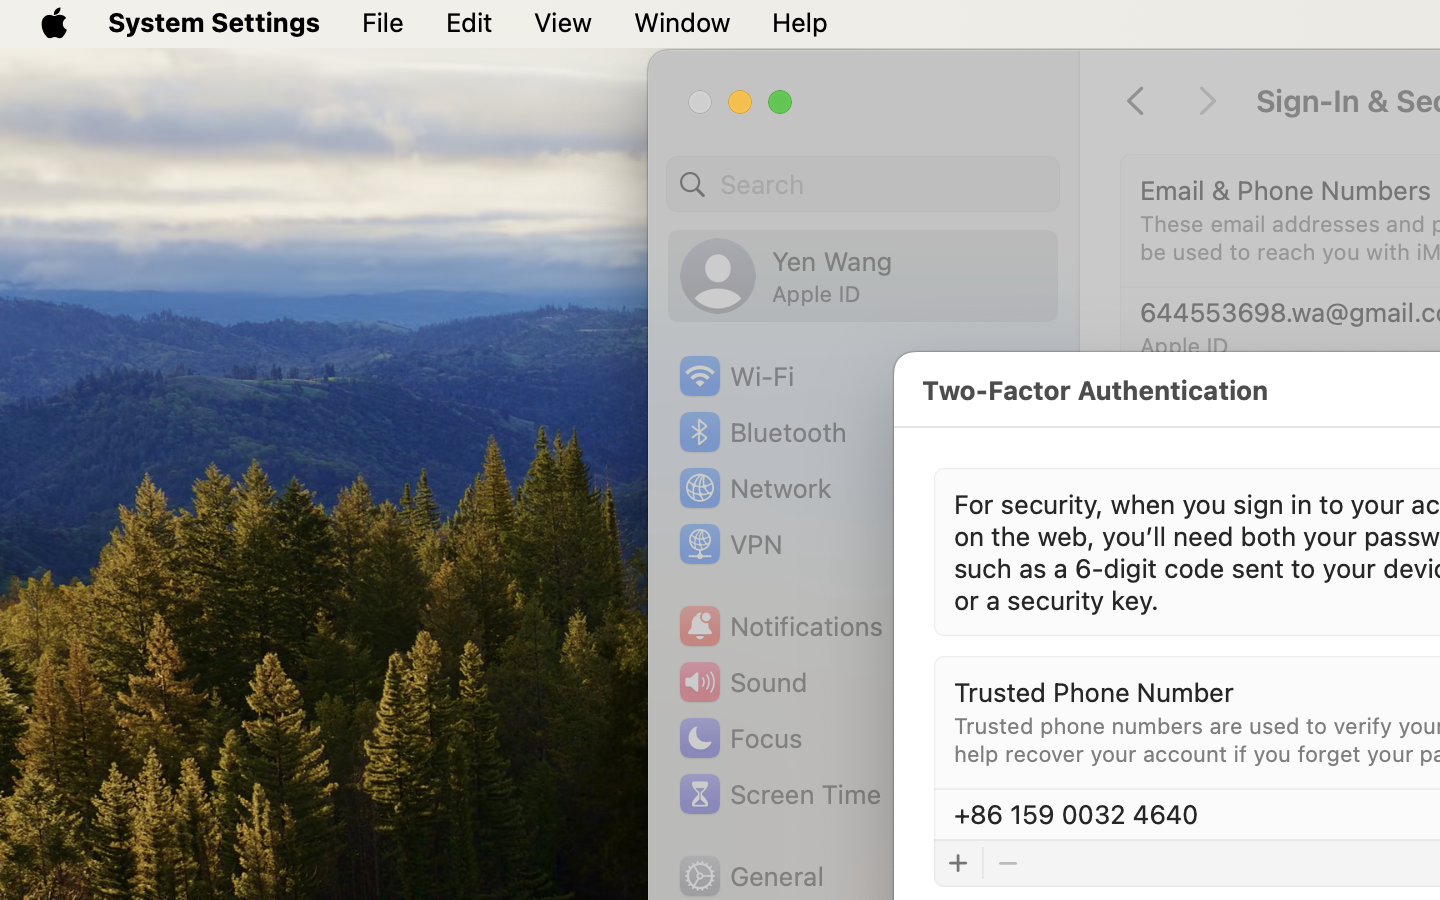 Image resolution: width=1440 pixels, height=900 pixels. Describe the element at coordinates (761, 432) in the screenshot. I see `'Bluetooth'` at that location.